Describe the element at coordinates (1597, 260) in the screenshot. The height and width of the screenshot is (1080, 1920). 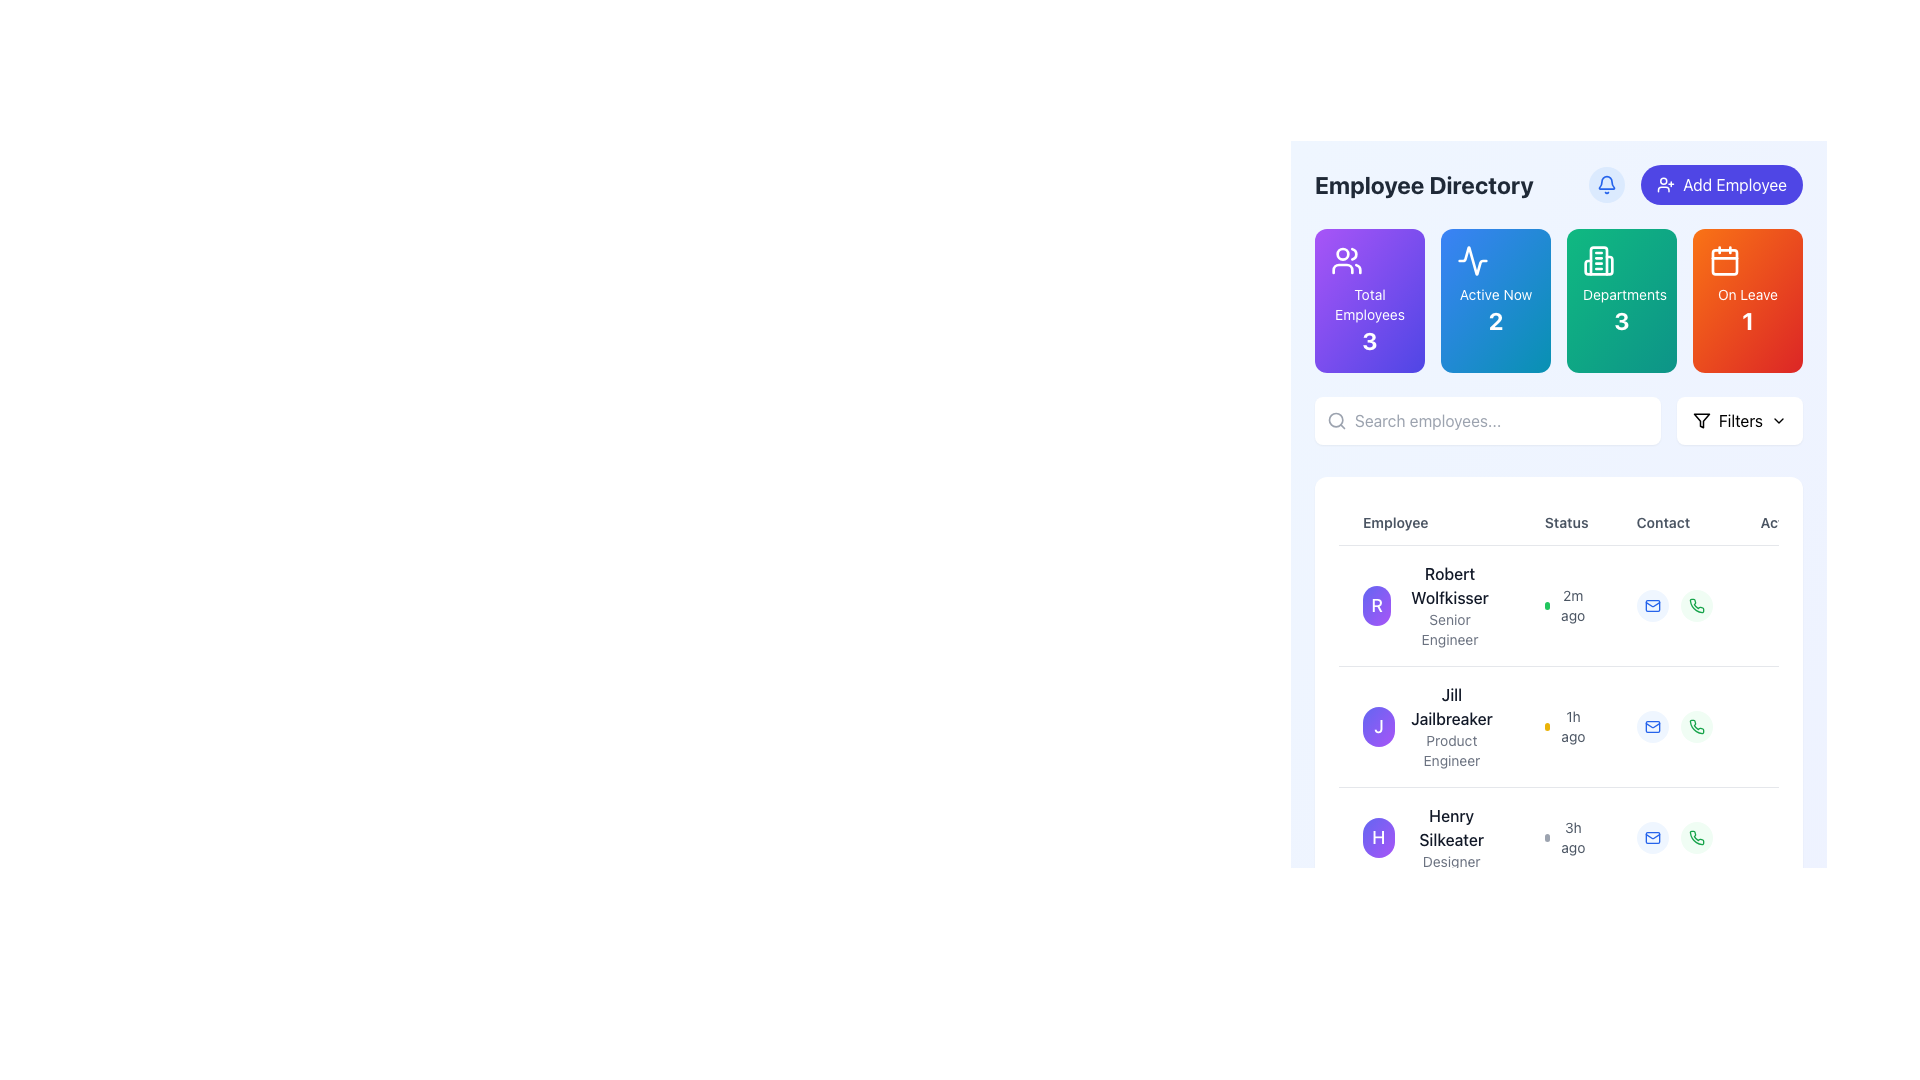
I see `the building icon within the green 'Departments' card` at that location.